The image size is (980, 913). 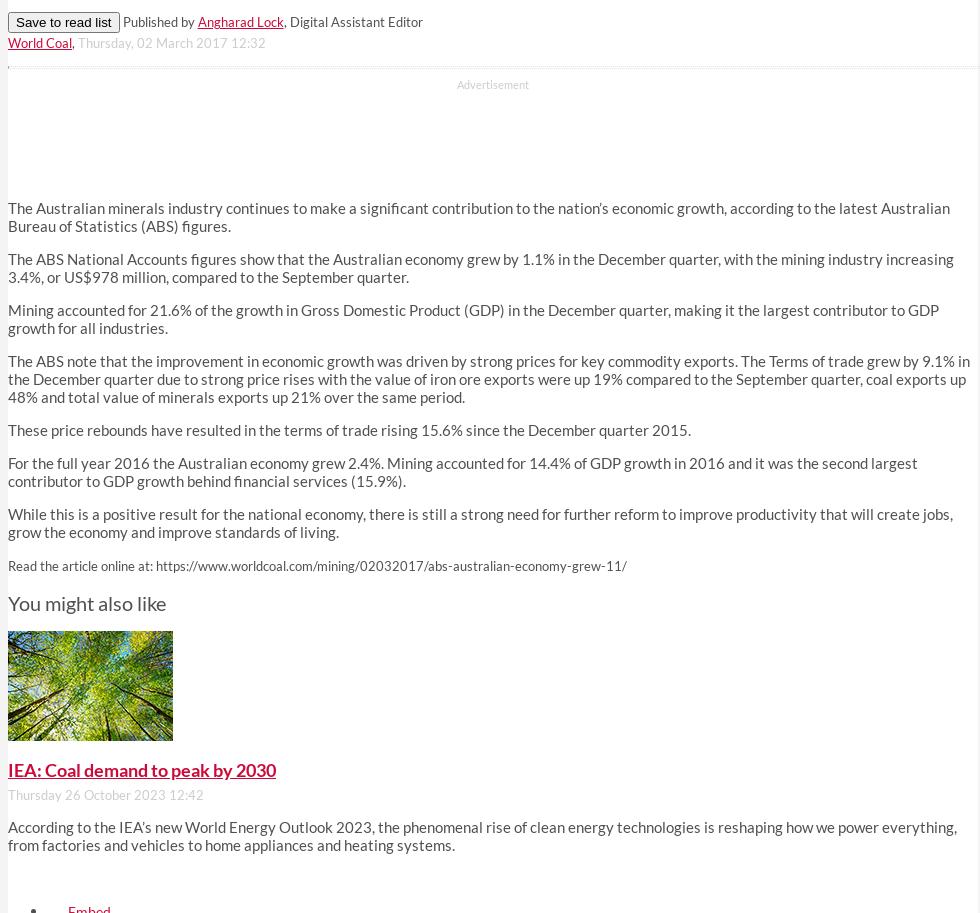 I want to click on 'Save to read list', so click(x=62, y=22).